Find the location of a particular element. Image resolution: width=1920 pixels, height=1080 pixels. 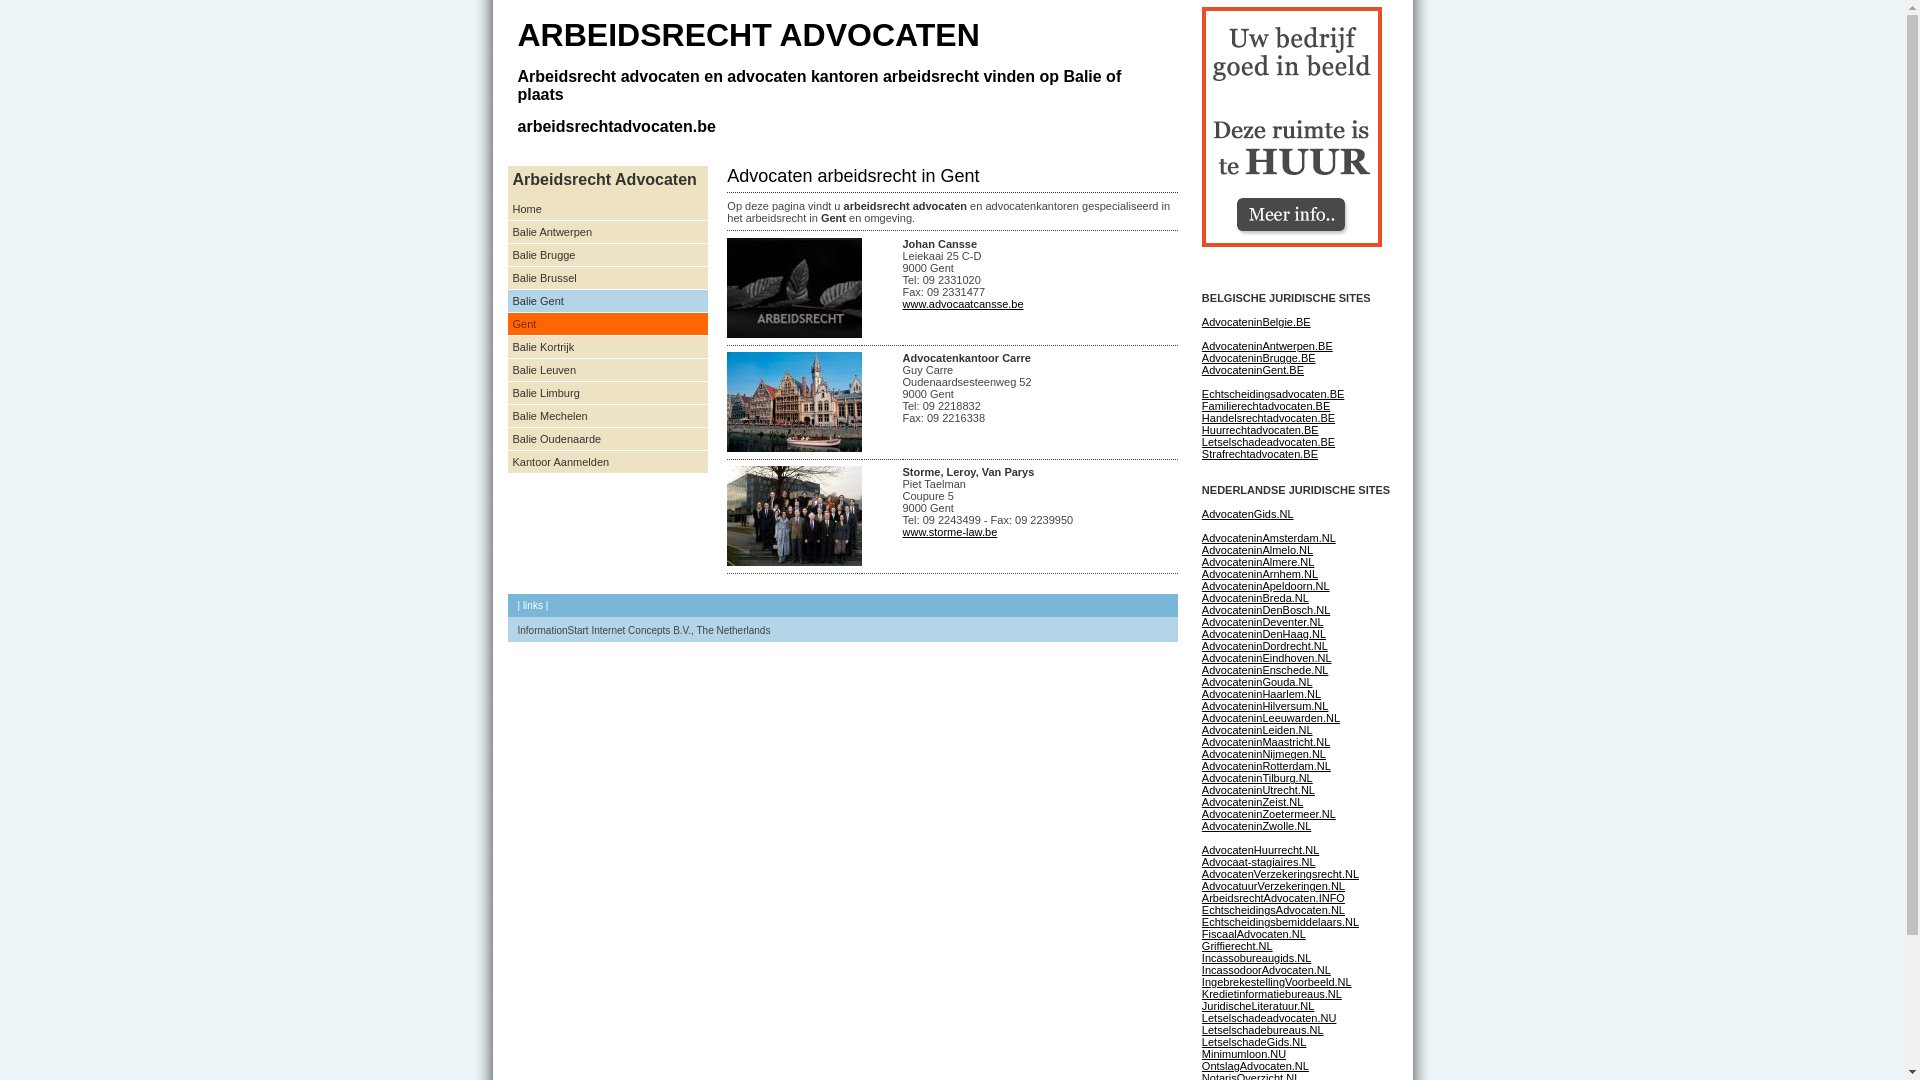

'JuridischeLiteratuur.NL' is located at coordinates (1257, 1006).